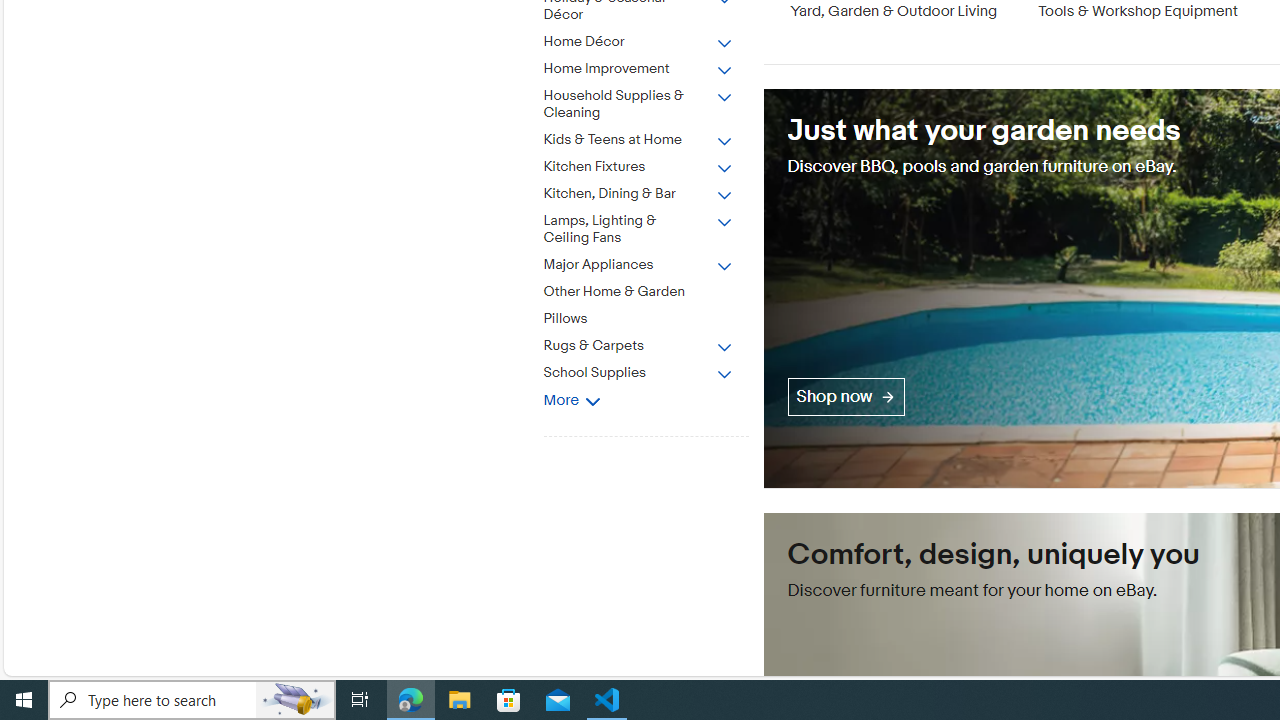 Image resolution: width=1280 pixels, height=720 pixels. Describe the element at coordinates (653, 225) in the screenshot. I see `'Lamps, Lighting & Ceiling Fans'` at that location.